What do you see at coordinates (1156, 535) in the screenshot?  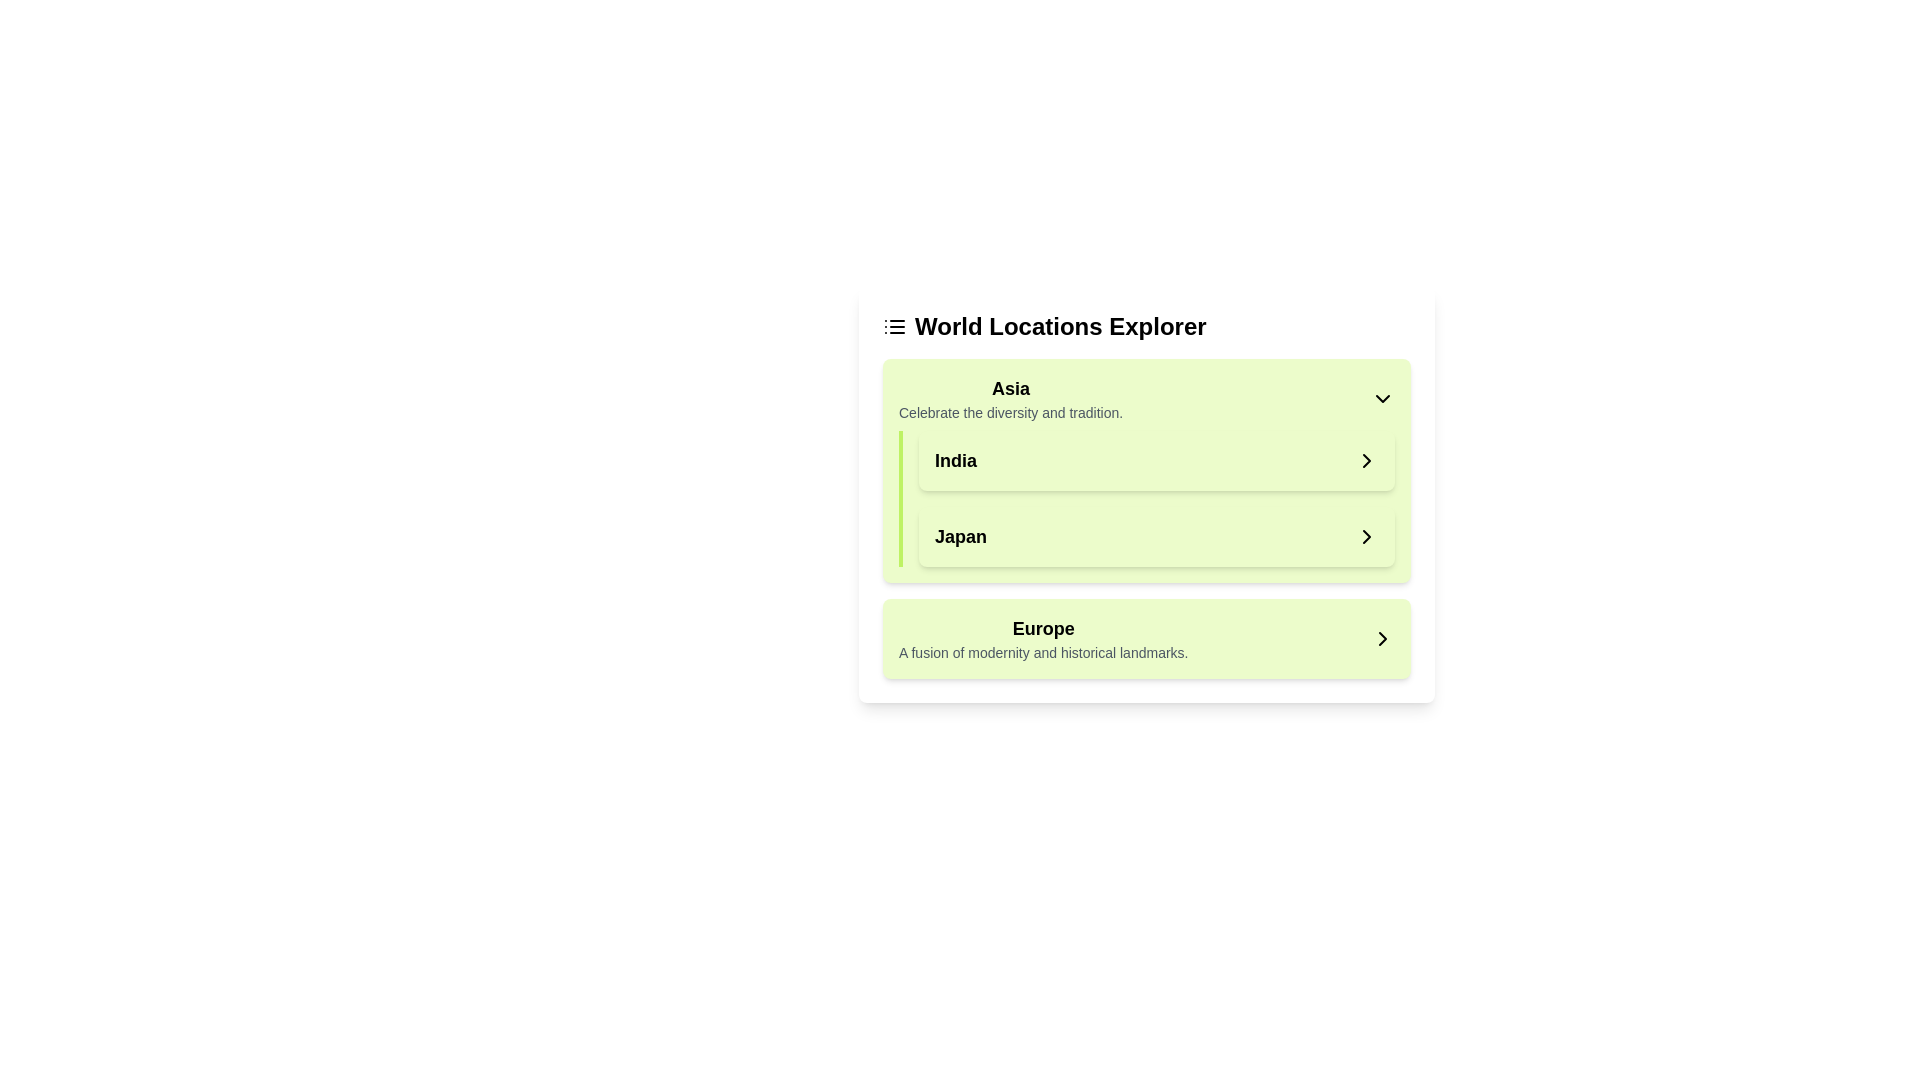 I see `the 'Japan' selectable item located under the 'Asia' group in the 'World Locations Explorer' interface` at bounding box center [1156, 535].